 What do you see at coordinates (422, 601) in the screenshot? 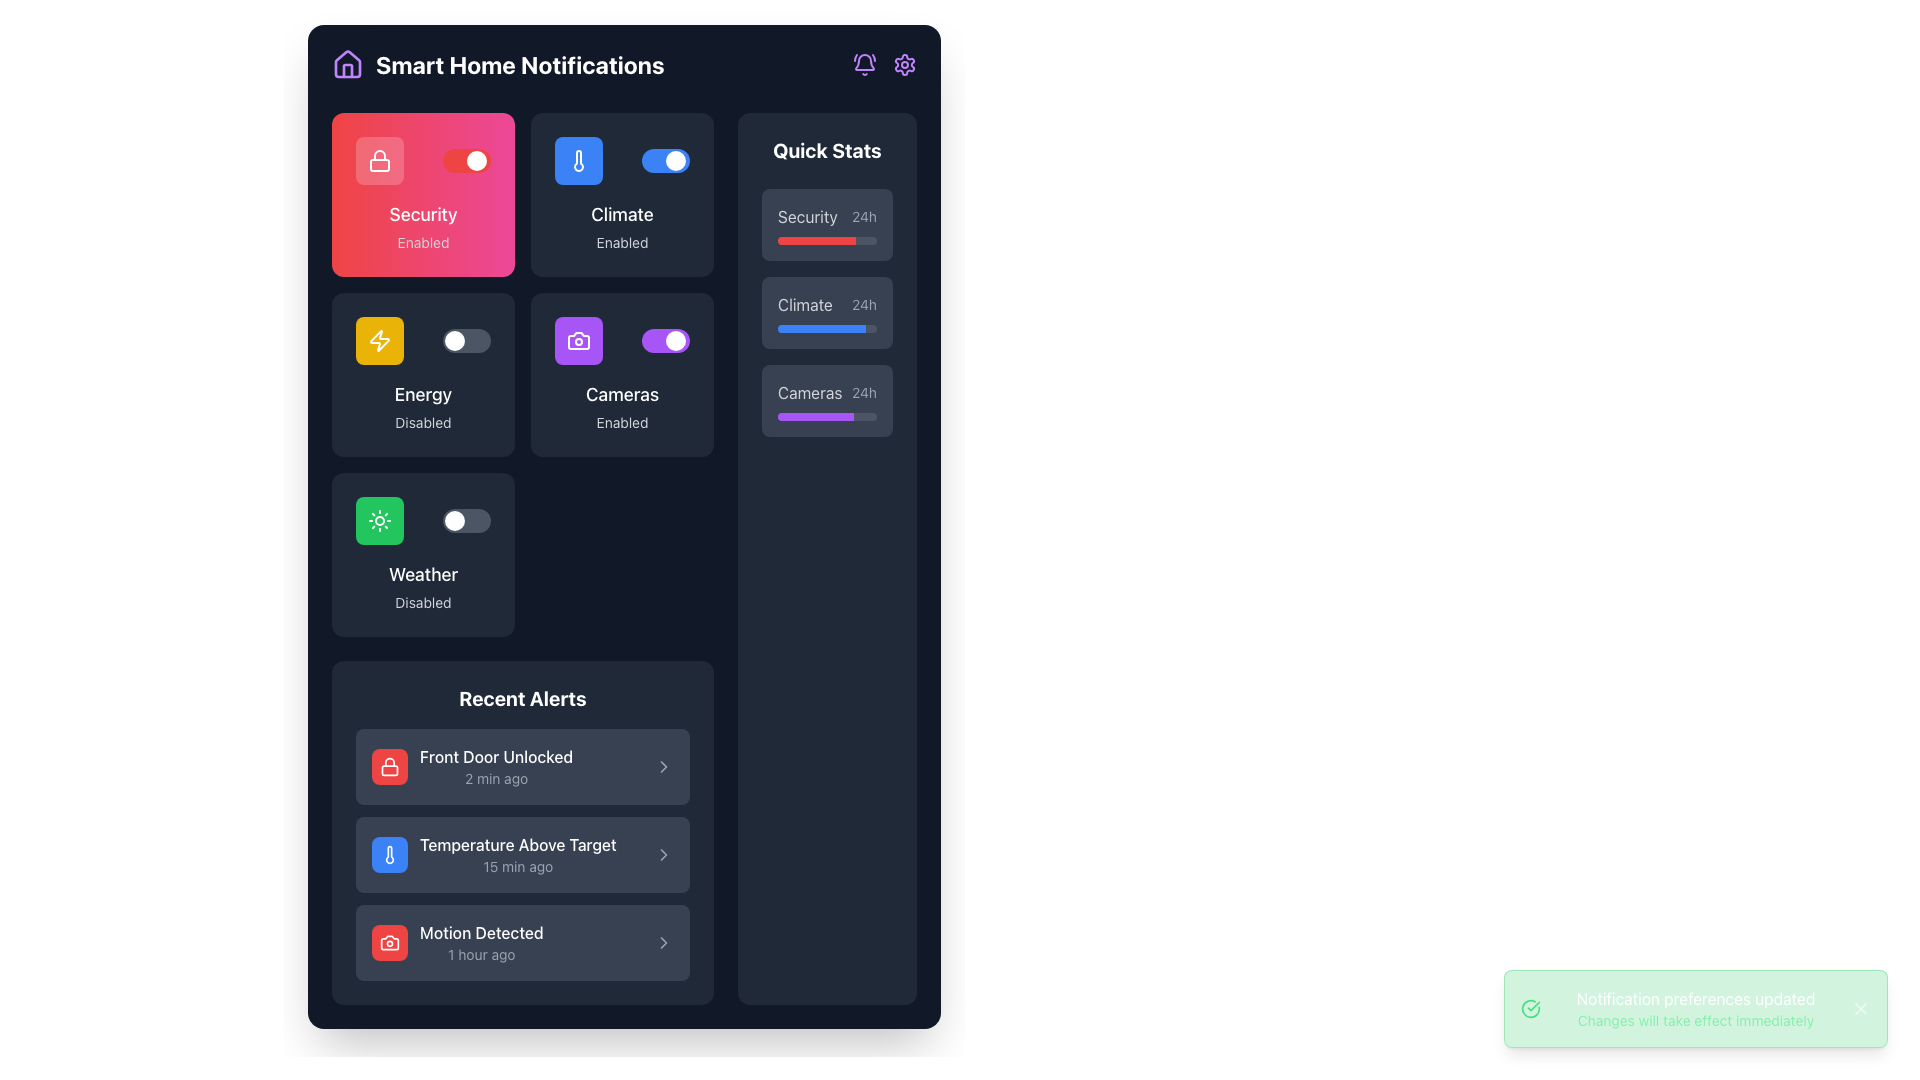
I see `the text label indicating the current status of the 'Weather' feature, which specifies that it is deactivated or unavailable, located at the bottom section of the 'Weather' card` at bounding box center [422, 601].